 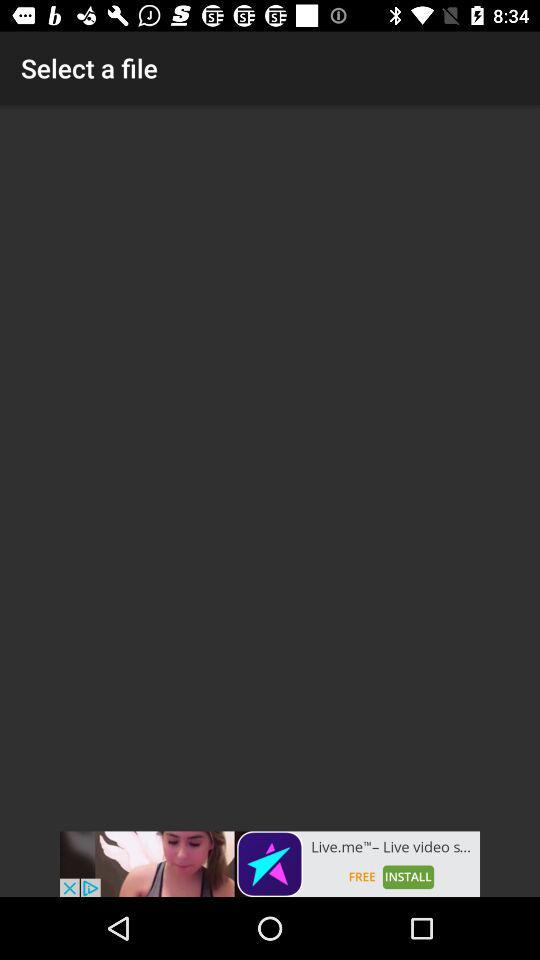 I want to click on install app, so click(x=270, y=863).